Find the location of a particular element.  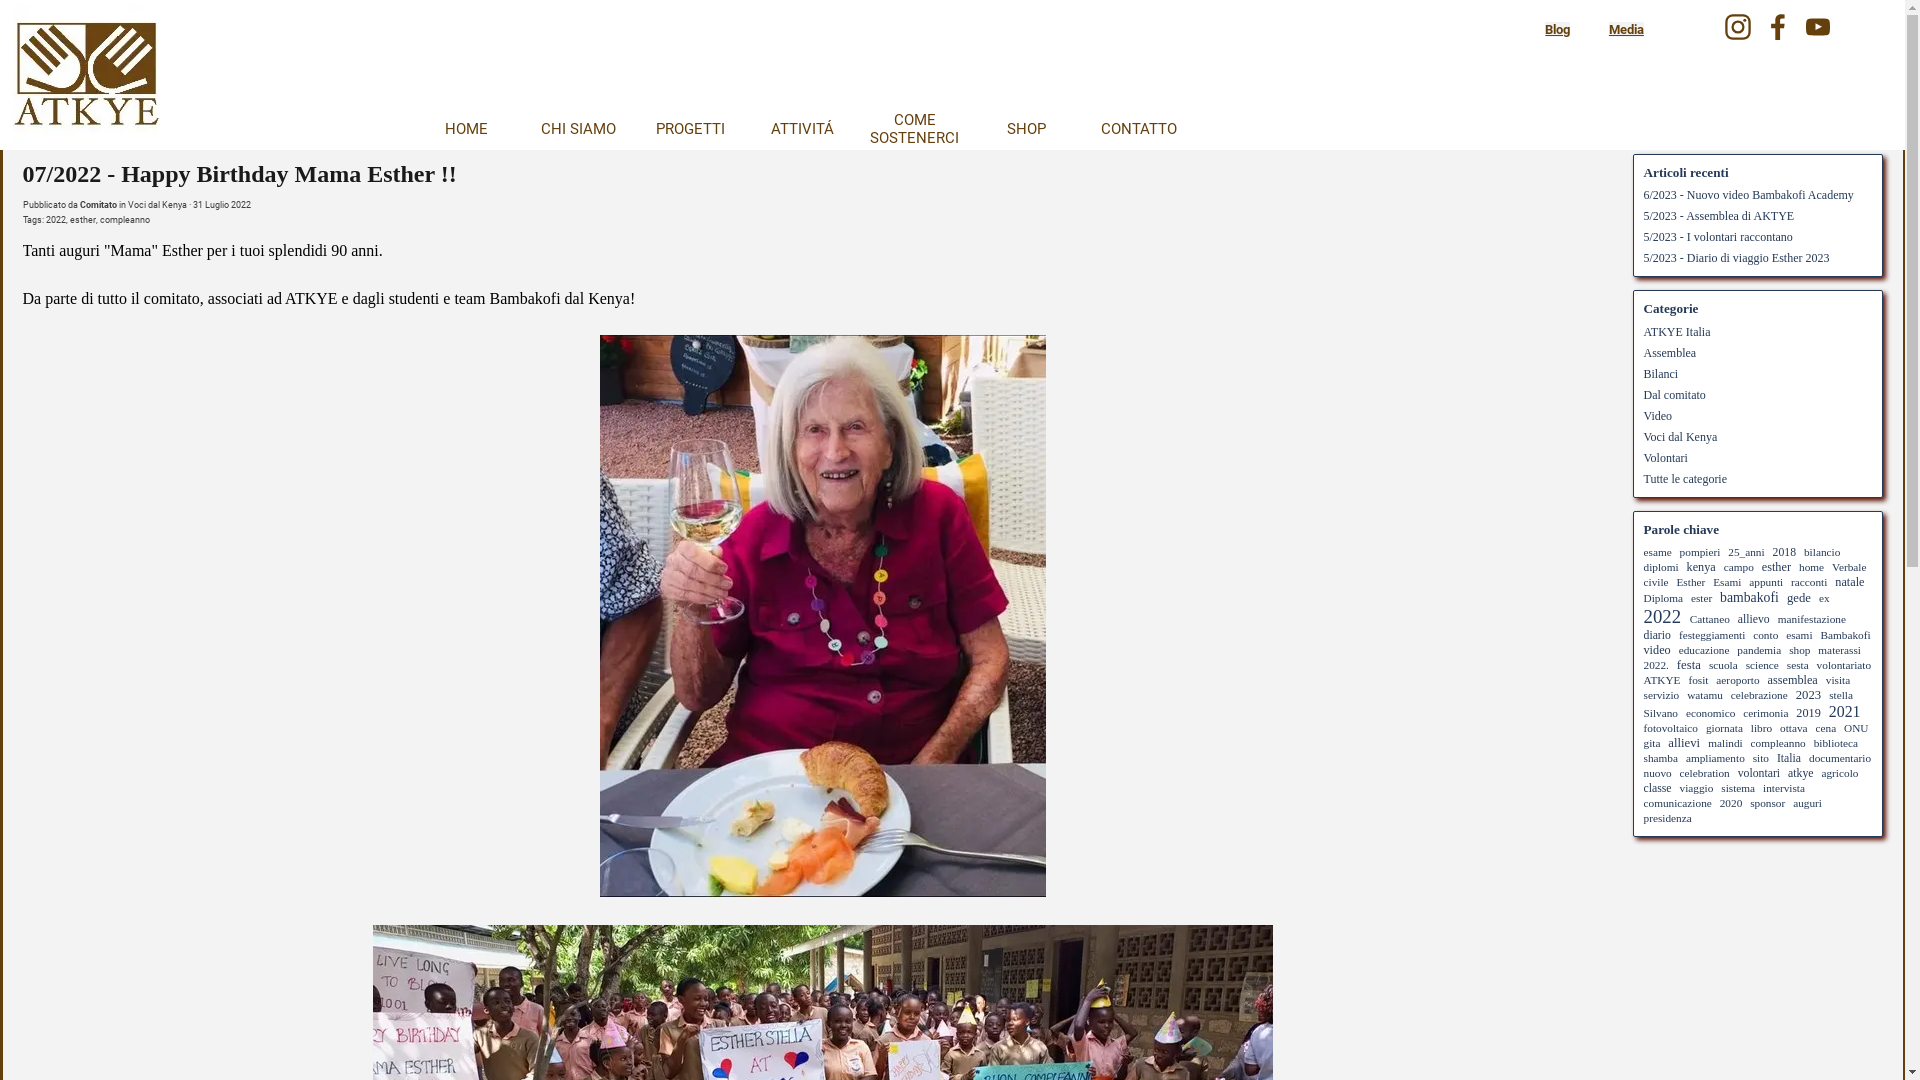

'Esami' is located at coordinates (1726, 582).